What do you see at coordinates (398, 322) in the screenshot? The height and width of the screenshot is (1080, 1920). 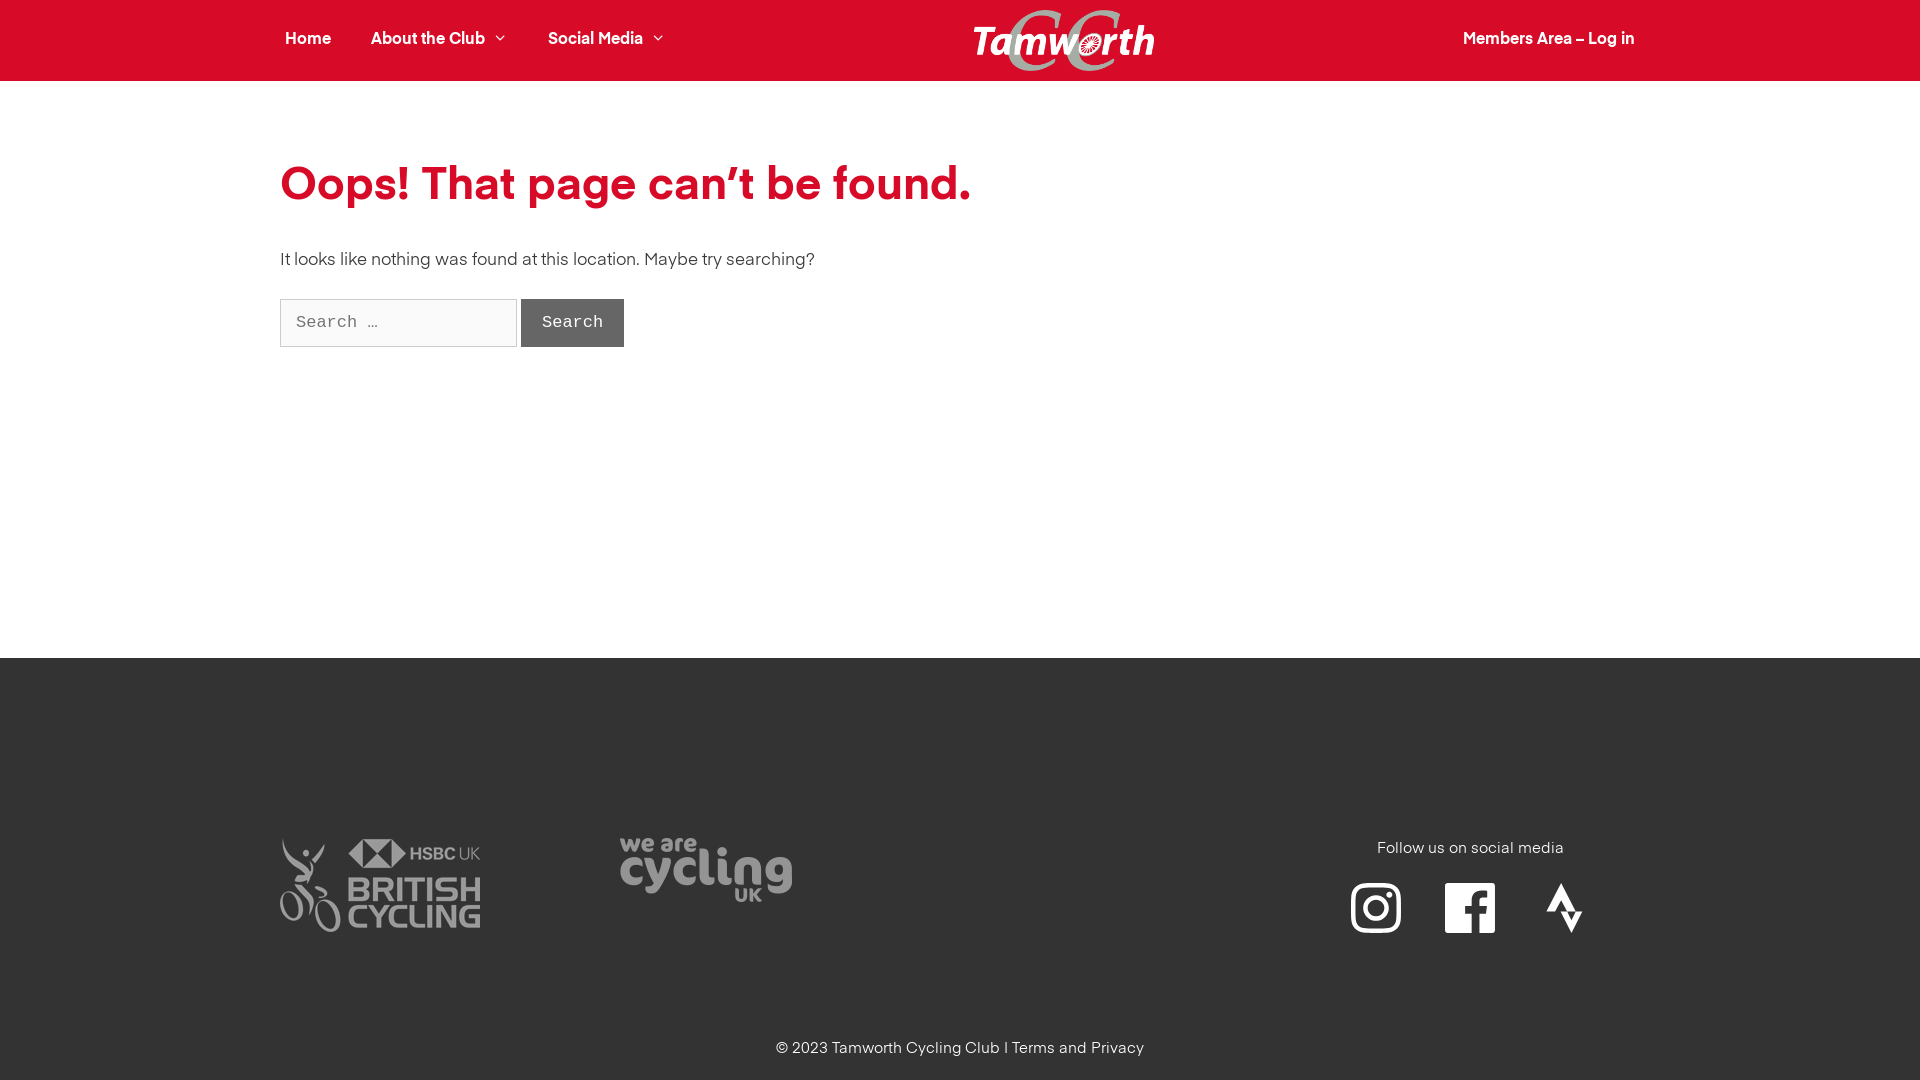 I see `'Search for:'` at bounding box center [398, 322].